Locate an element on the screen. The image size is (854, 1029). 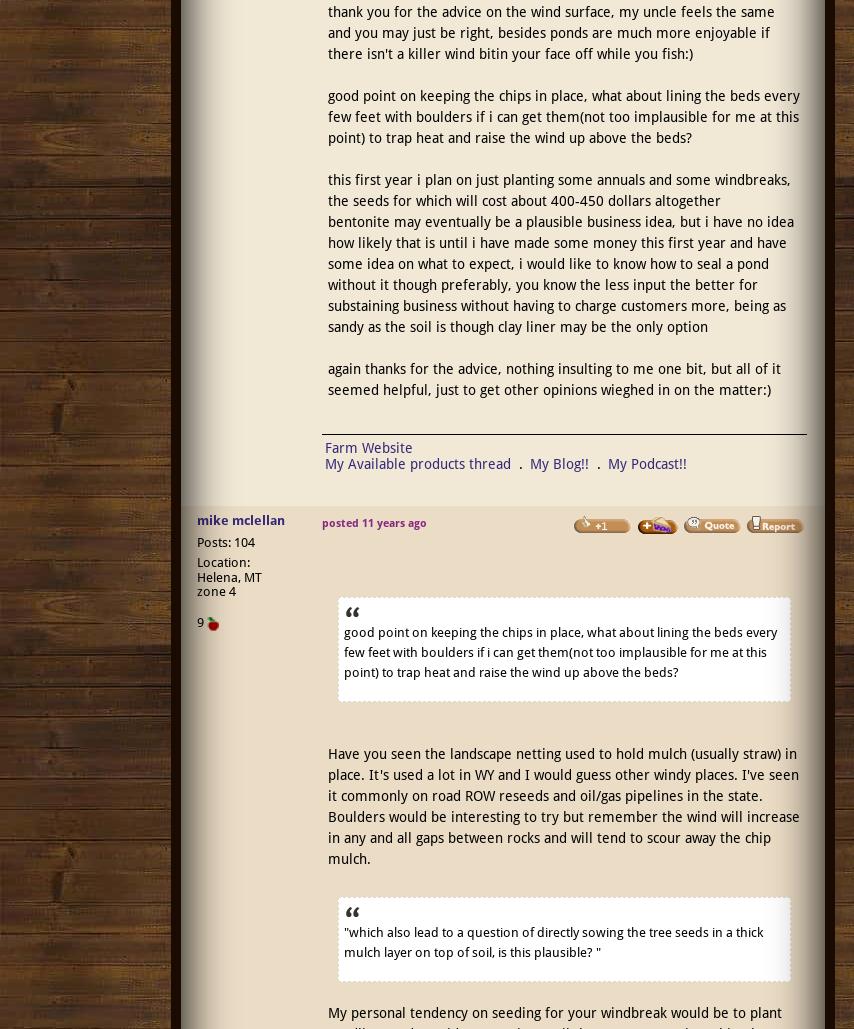
'Location: Helena, MT zone 4' is located at coordinates (228, 575).